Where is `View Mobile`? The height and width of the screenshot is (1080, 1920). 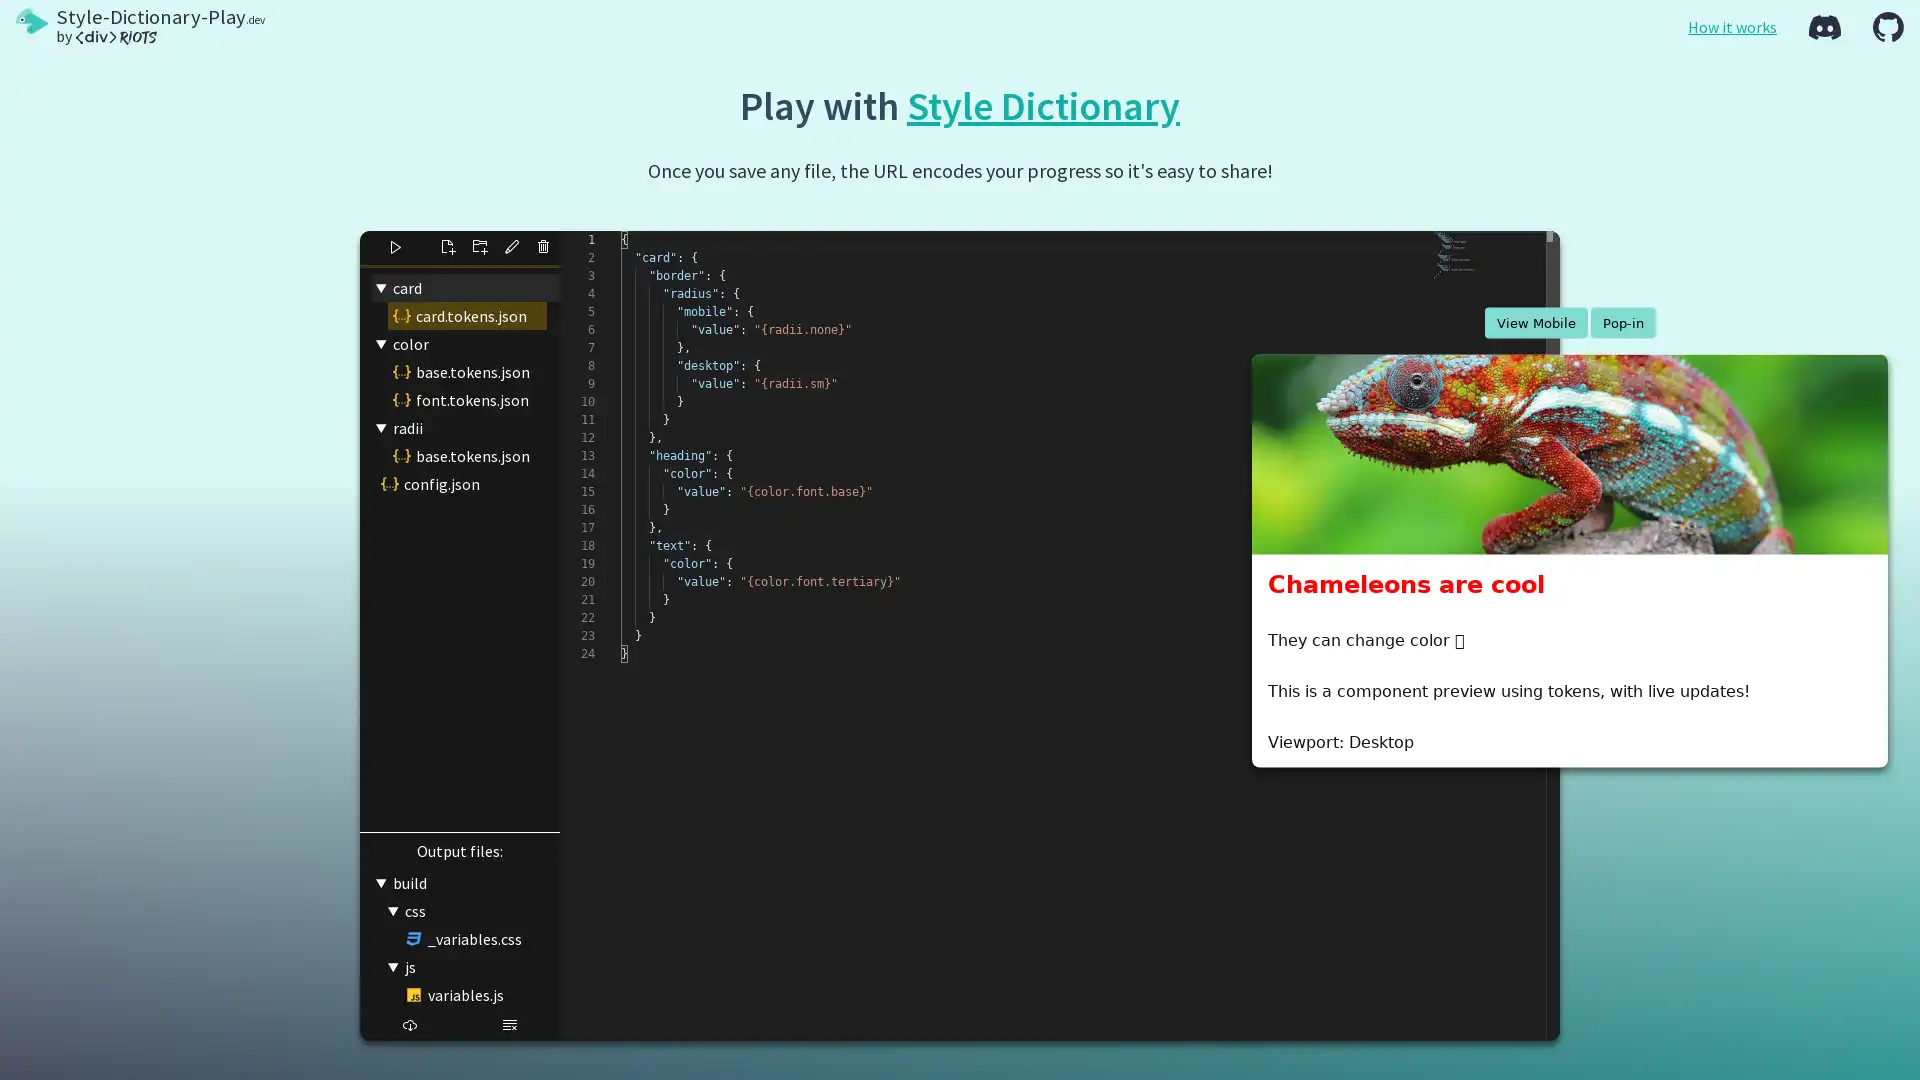
View Mobile is located at coordinates (1534, 321).